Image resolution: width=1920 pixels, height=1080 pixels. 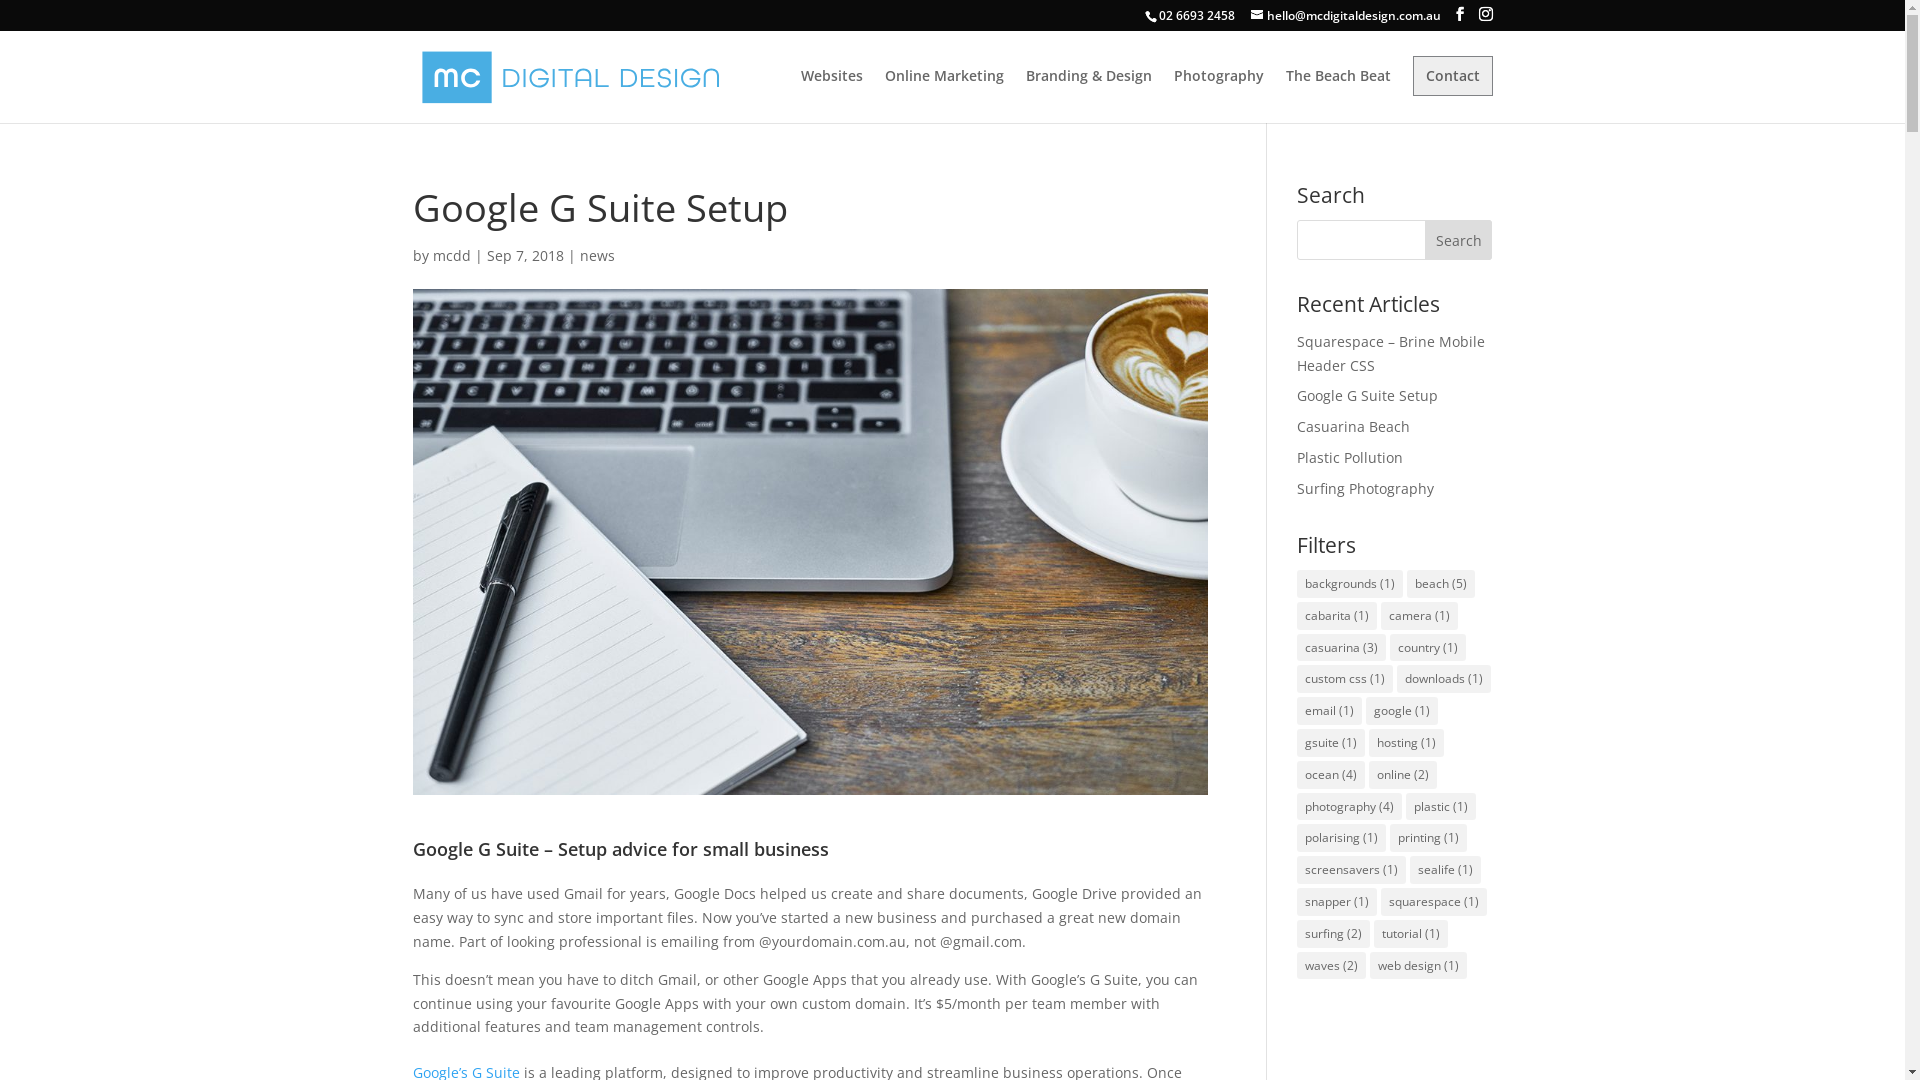 What do you see at coordinates (1405, 583) in the screenshot?
I see `'beach (5)'` at bounding box center [1405, 583].